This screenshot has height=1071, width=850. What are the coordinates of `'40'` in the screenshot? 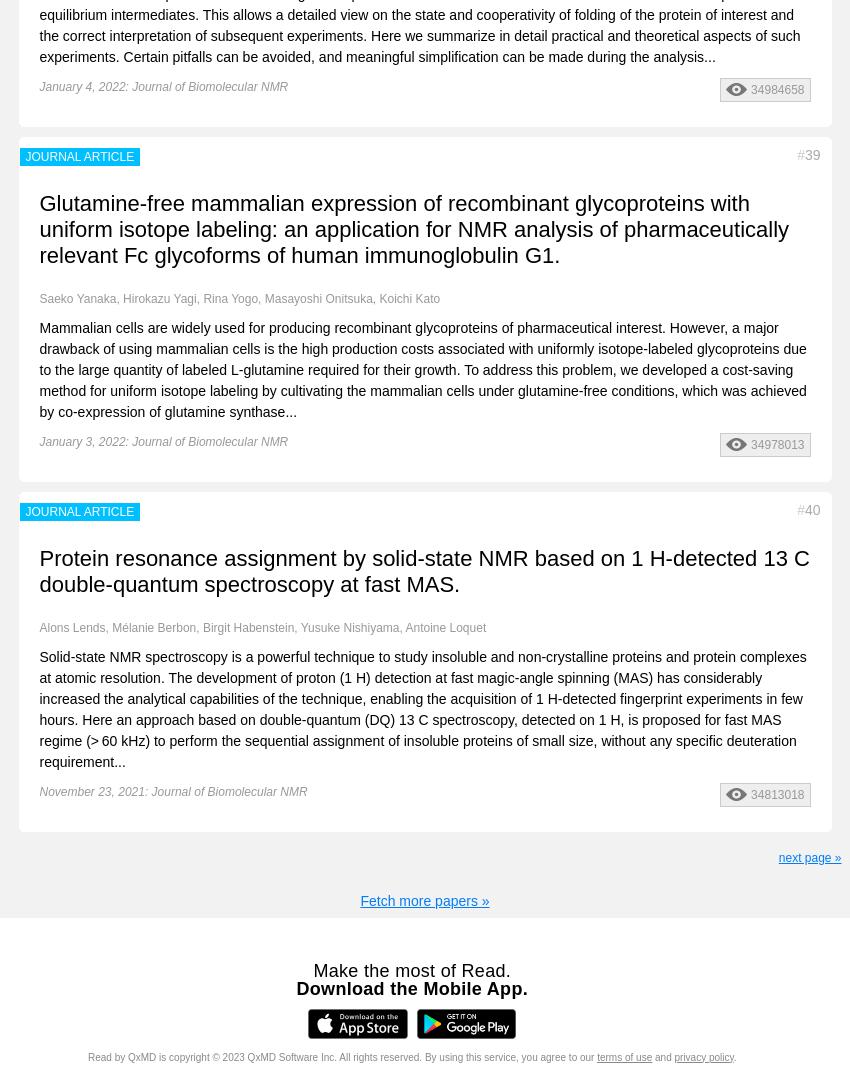 It's located at (812, 508).